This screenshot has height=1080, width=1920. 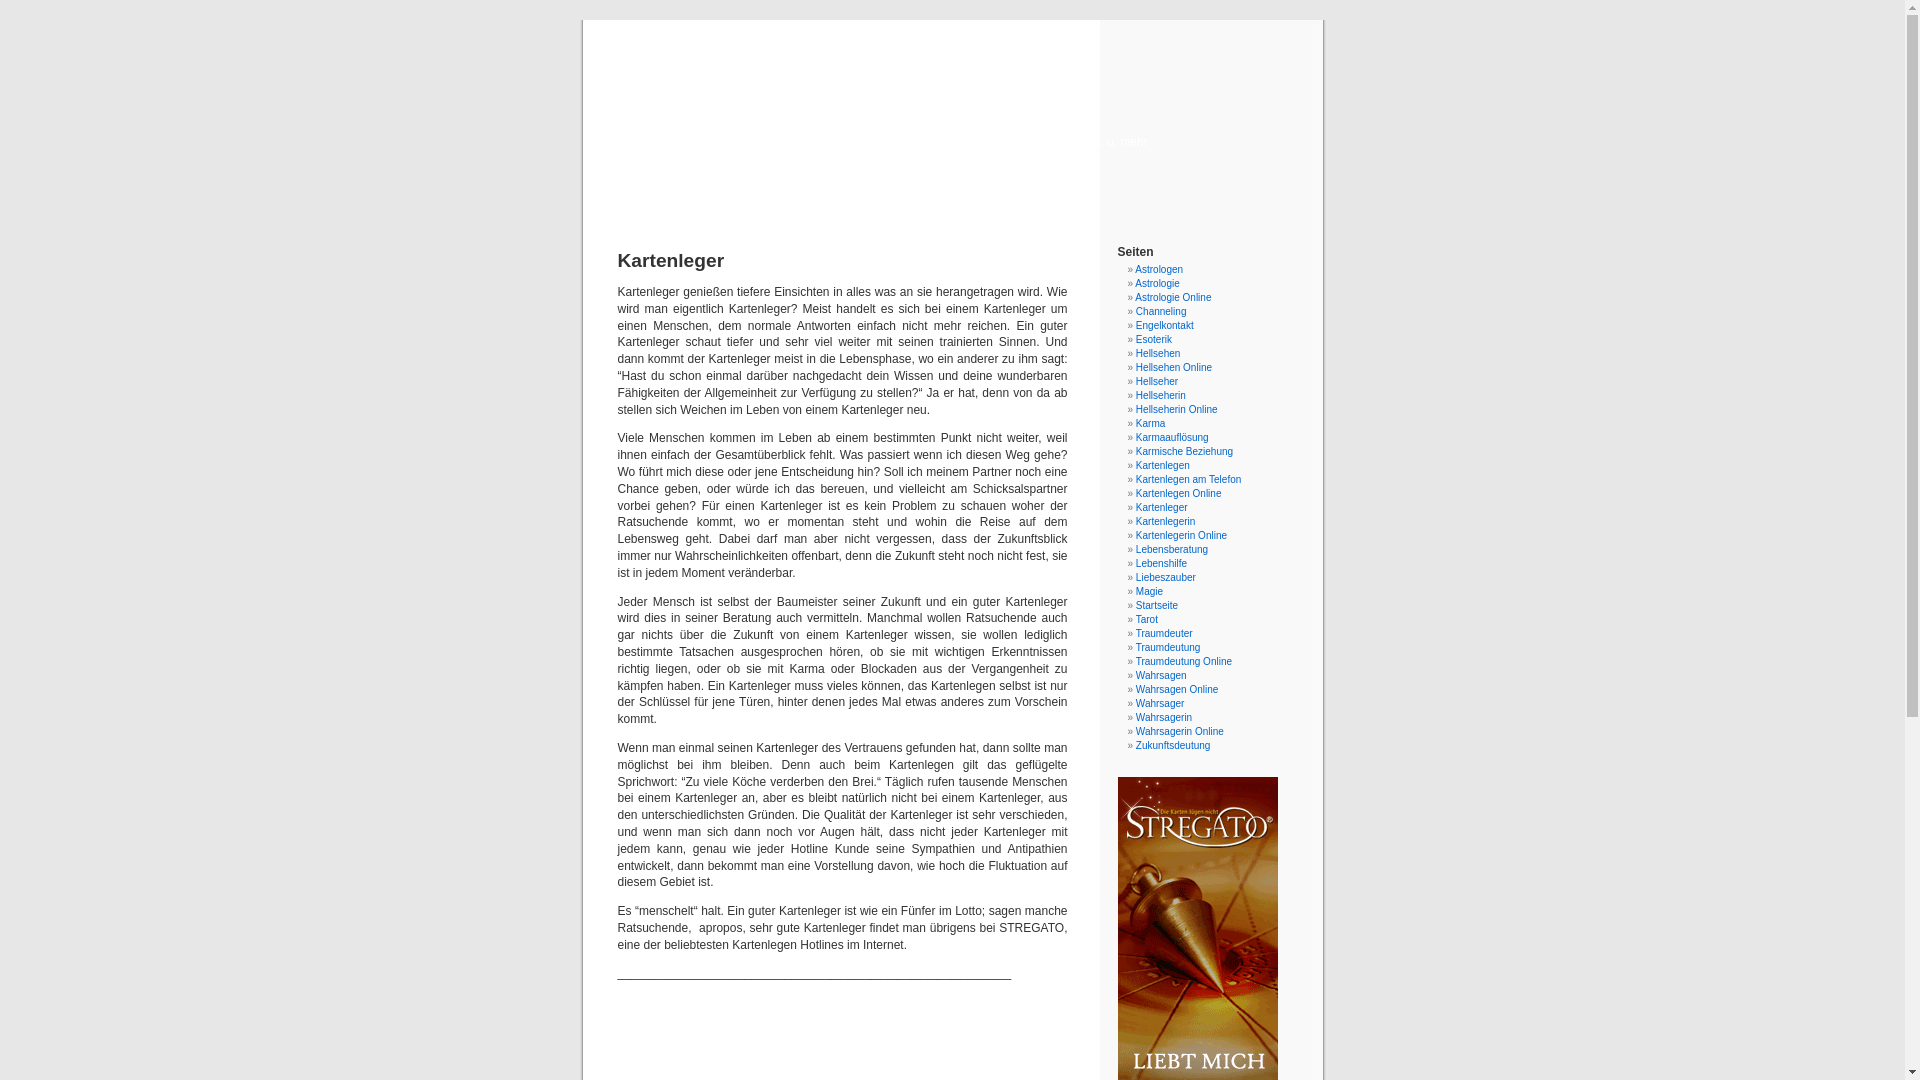 I want to click on 'Wahrsager', so click(x=1136, y=702).